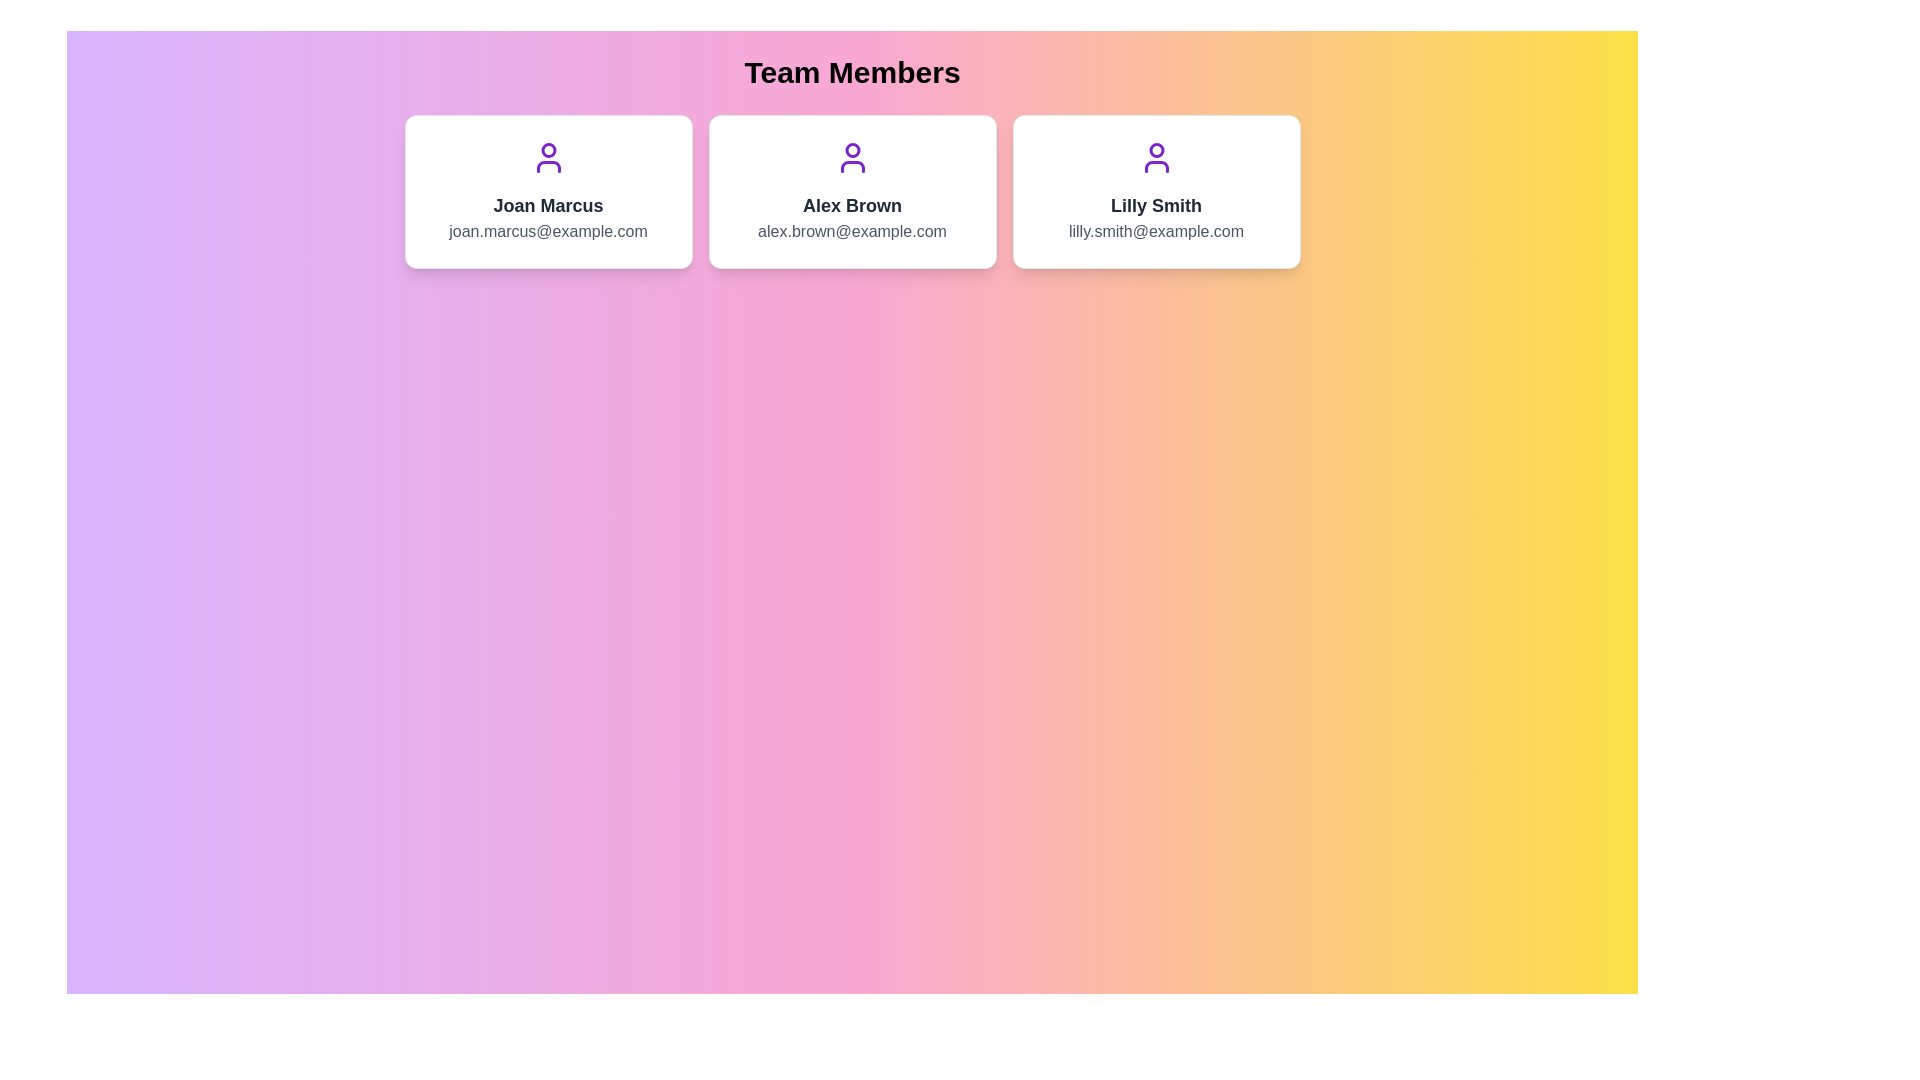 This screenshot has height=1080, width=1920. Describe the element at coordinates (852, 230) in the screenshot. I see `the informational text label displaying the email address of Alex Brown, located directly below his name in the center card` at that location.